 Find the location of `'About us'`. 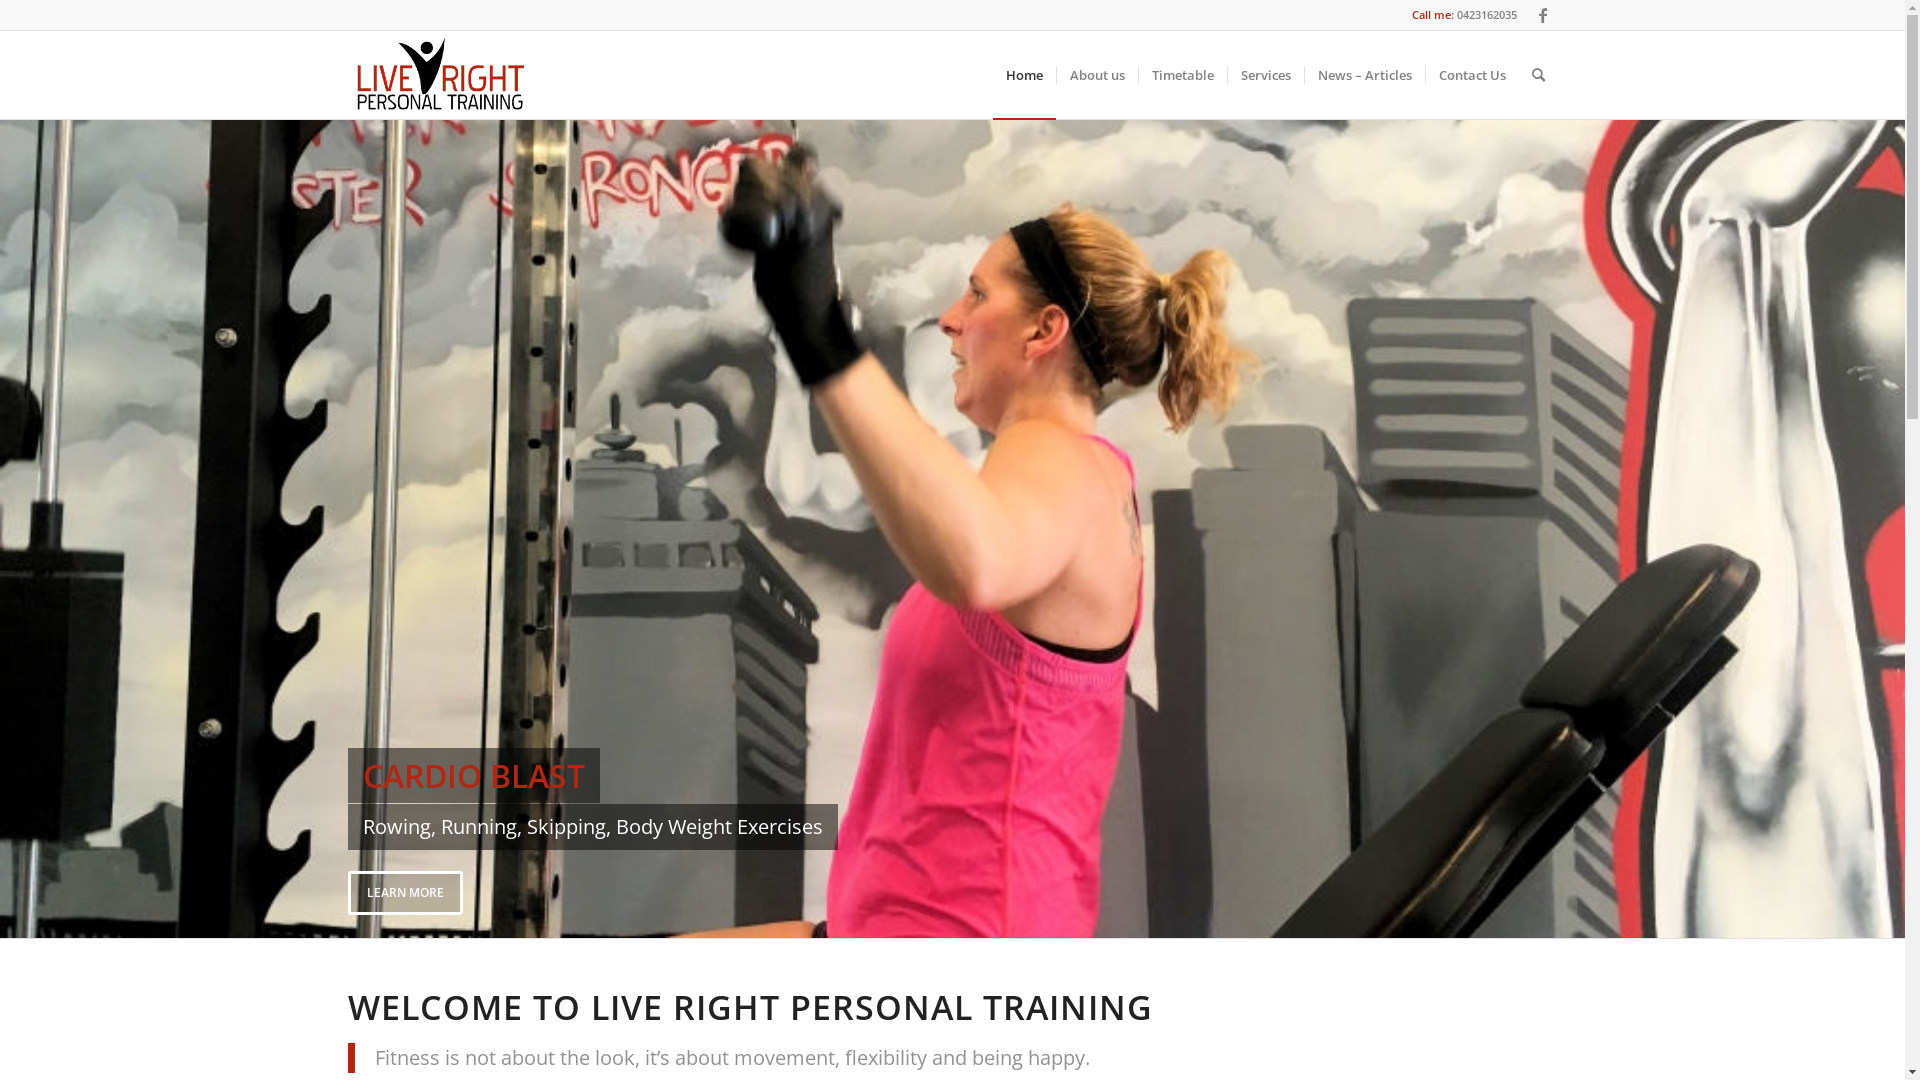

'About us' is located at coordinates (1096, 73).